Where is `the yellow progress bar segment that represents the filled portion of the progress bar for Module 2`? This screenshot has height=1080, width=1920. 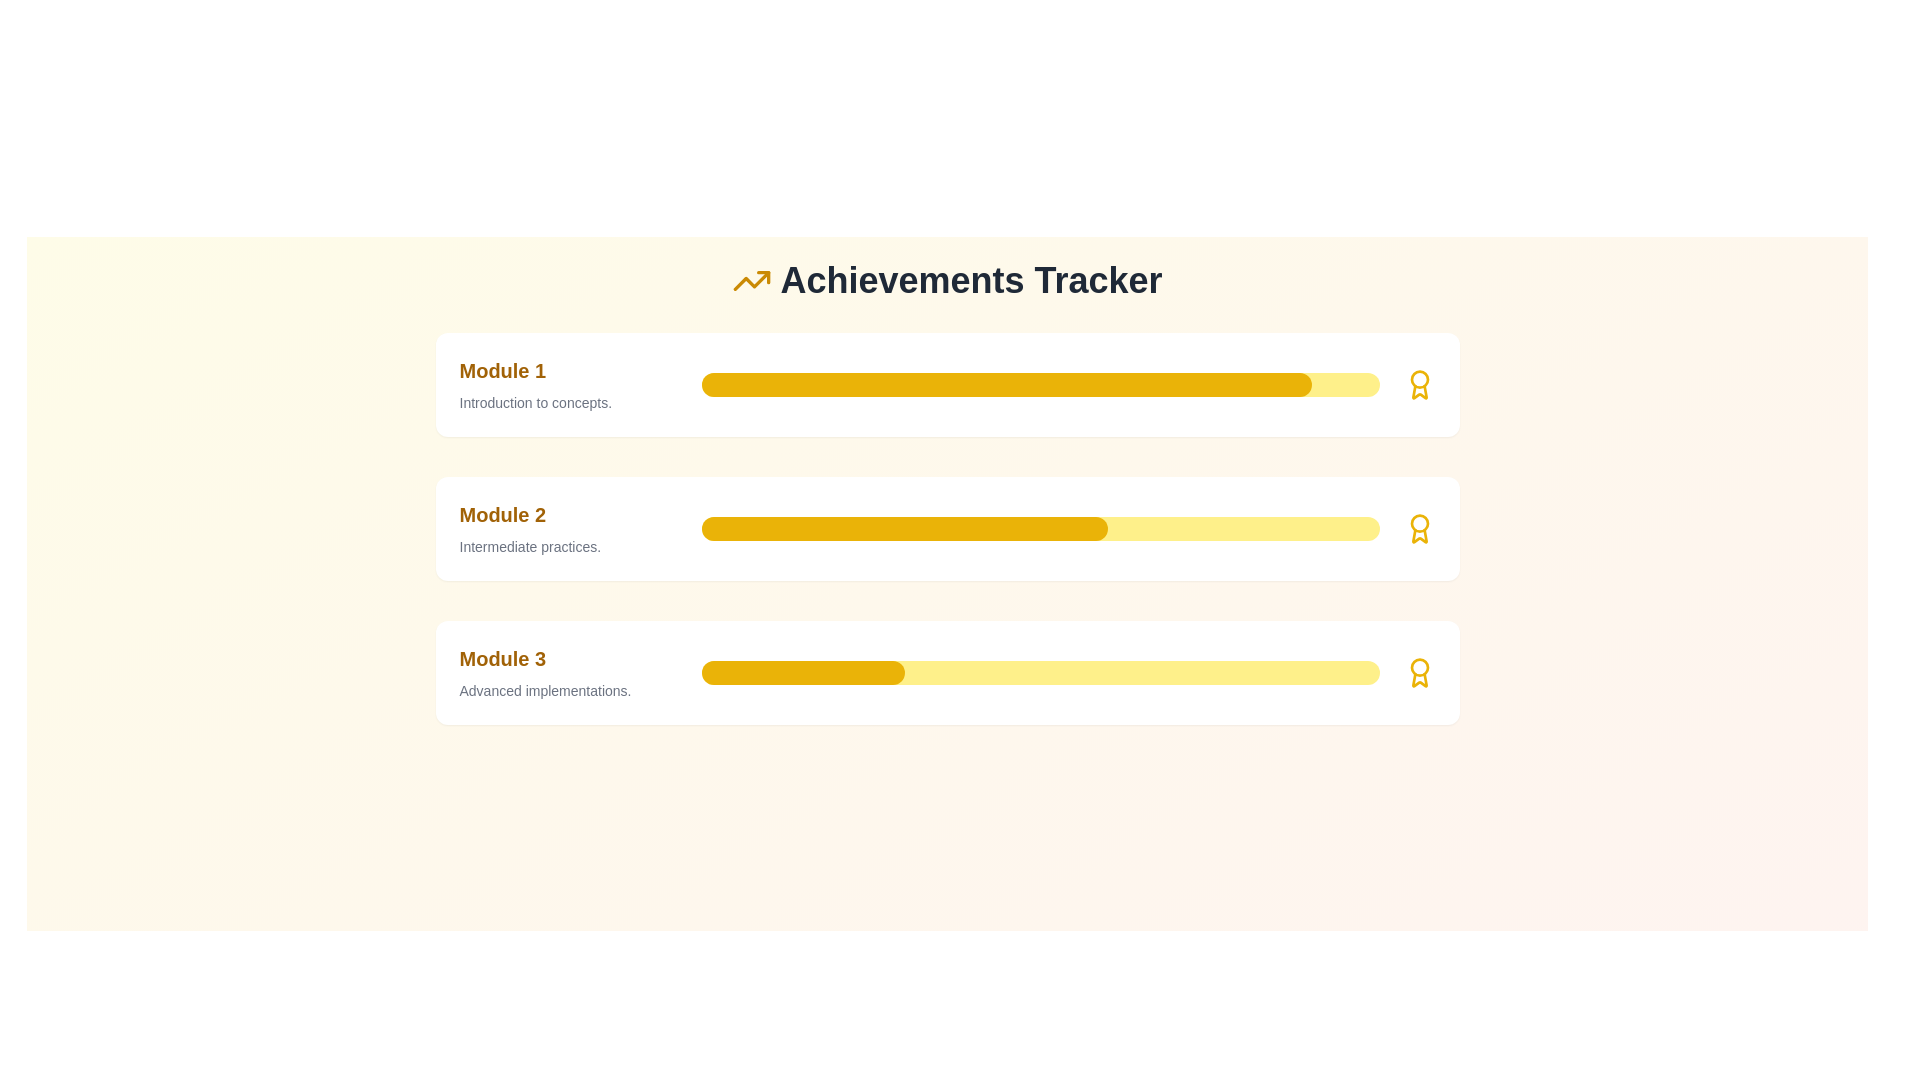 the yellow progress bar segment that represents the filled portion of the progress bar for Module 2 is located at coordinates (903, 527).